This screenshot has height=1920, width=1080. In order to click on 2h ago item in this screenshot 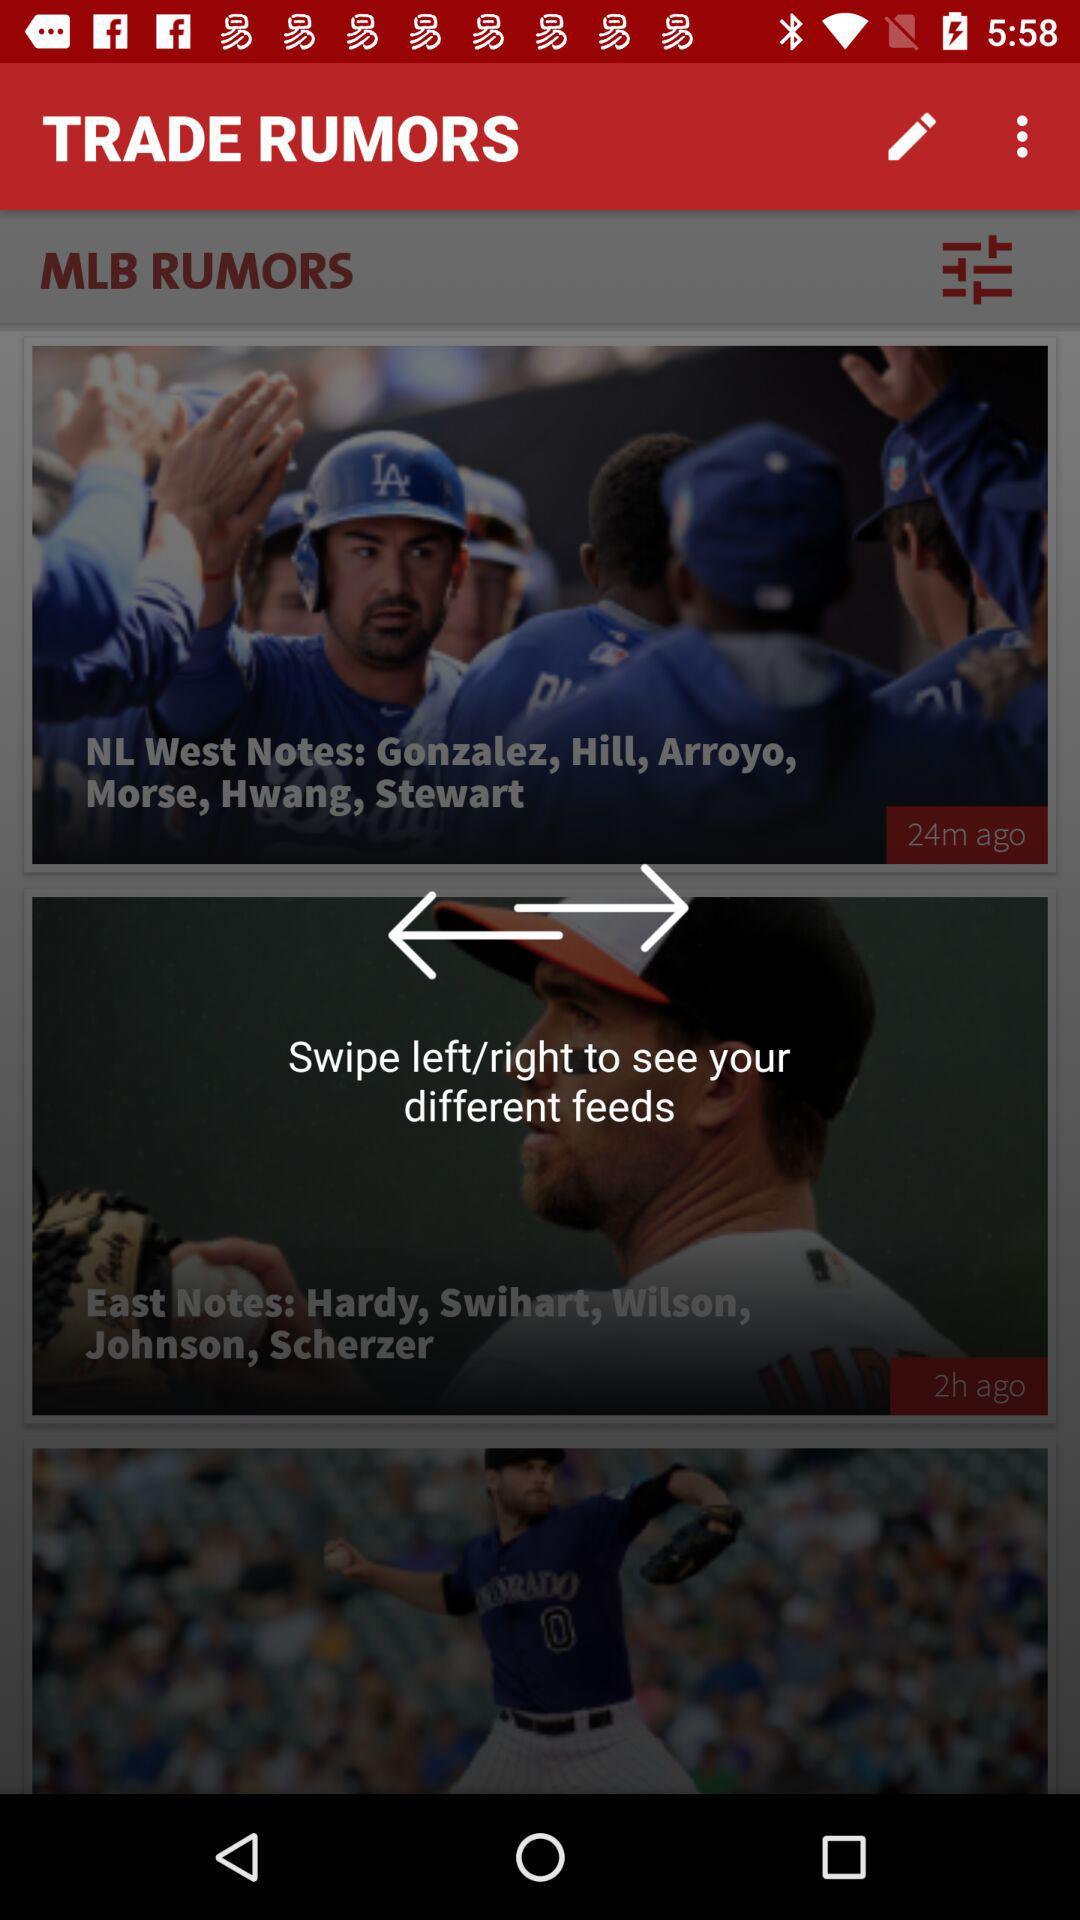, I will do `click(967, 1385)`.